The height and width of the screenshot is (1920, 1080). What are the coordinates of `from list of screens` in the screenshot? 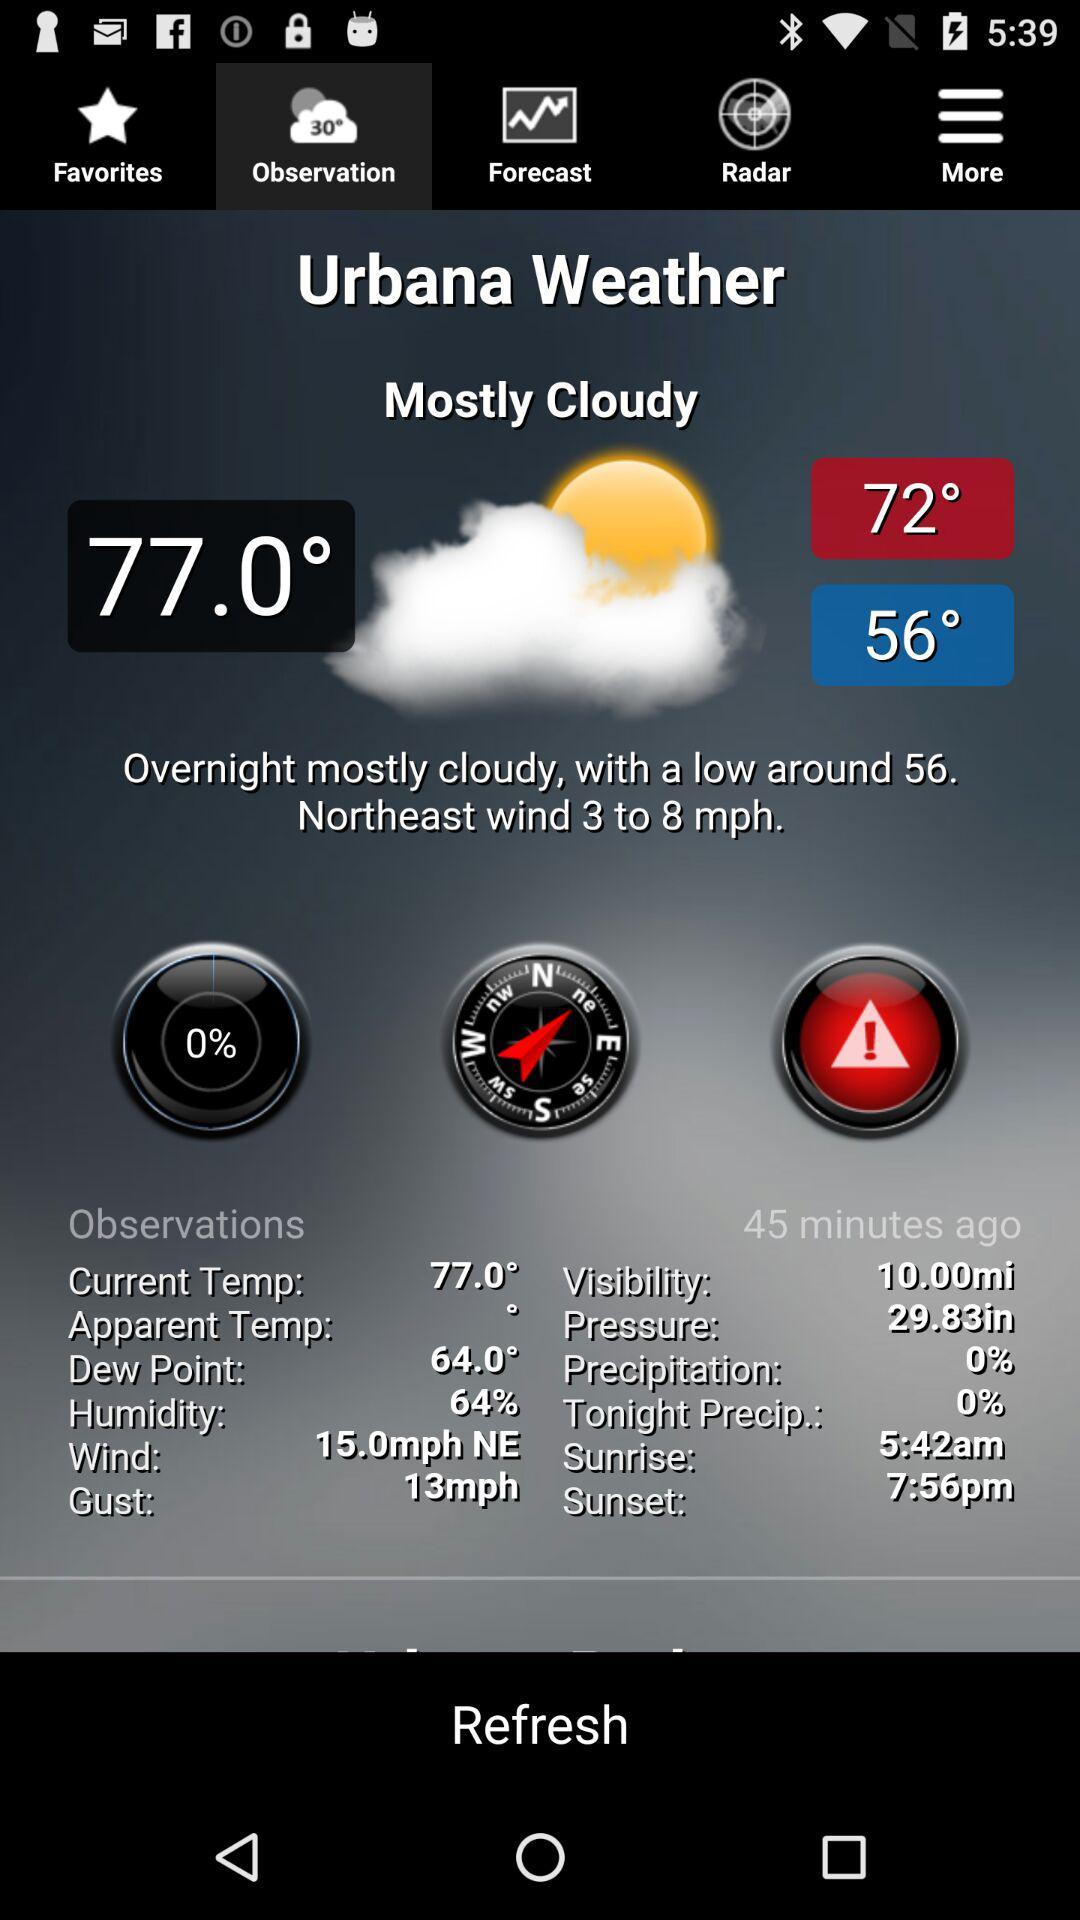 It's located at (540, 127).